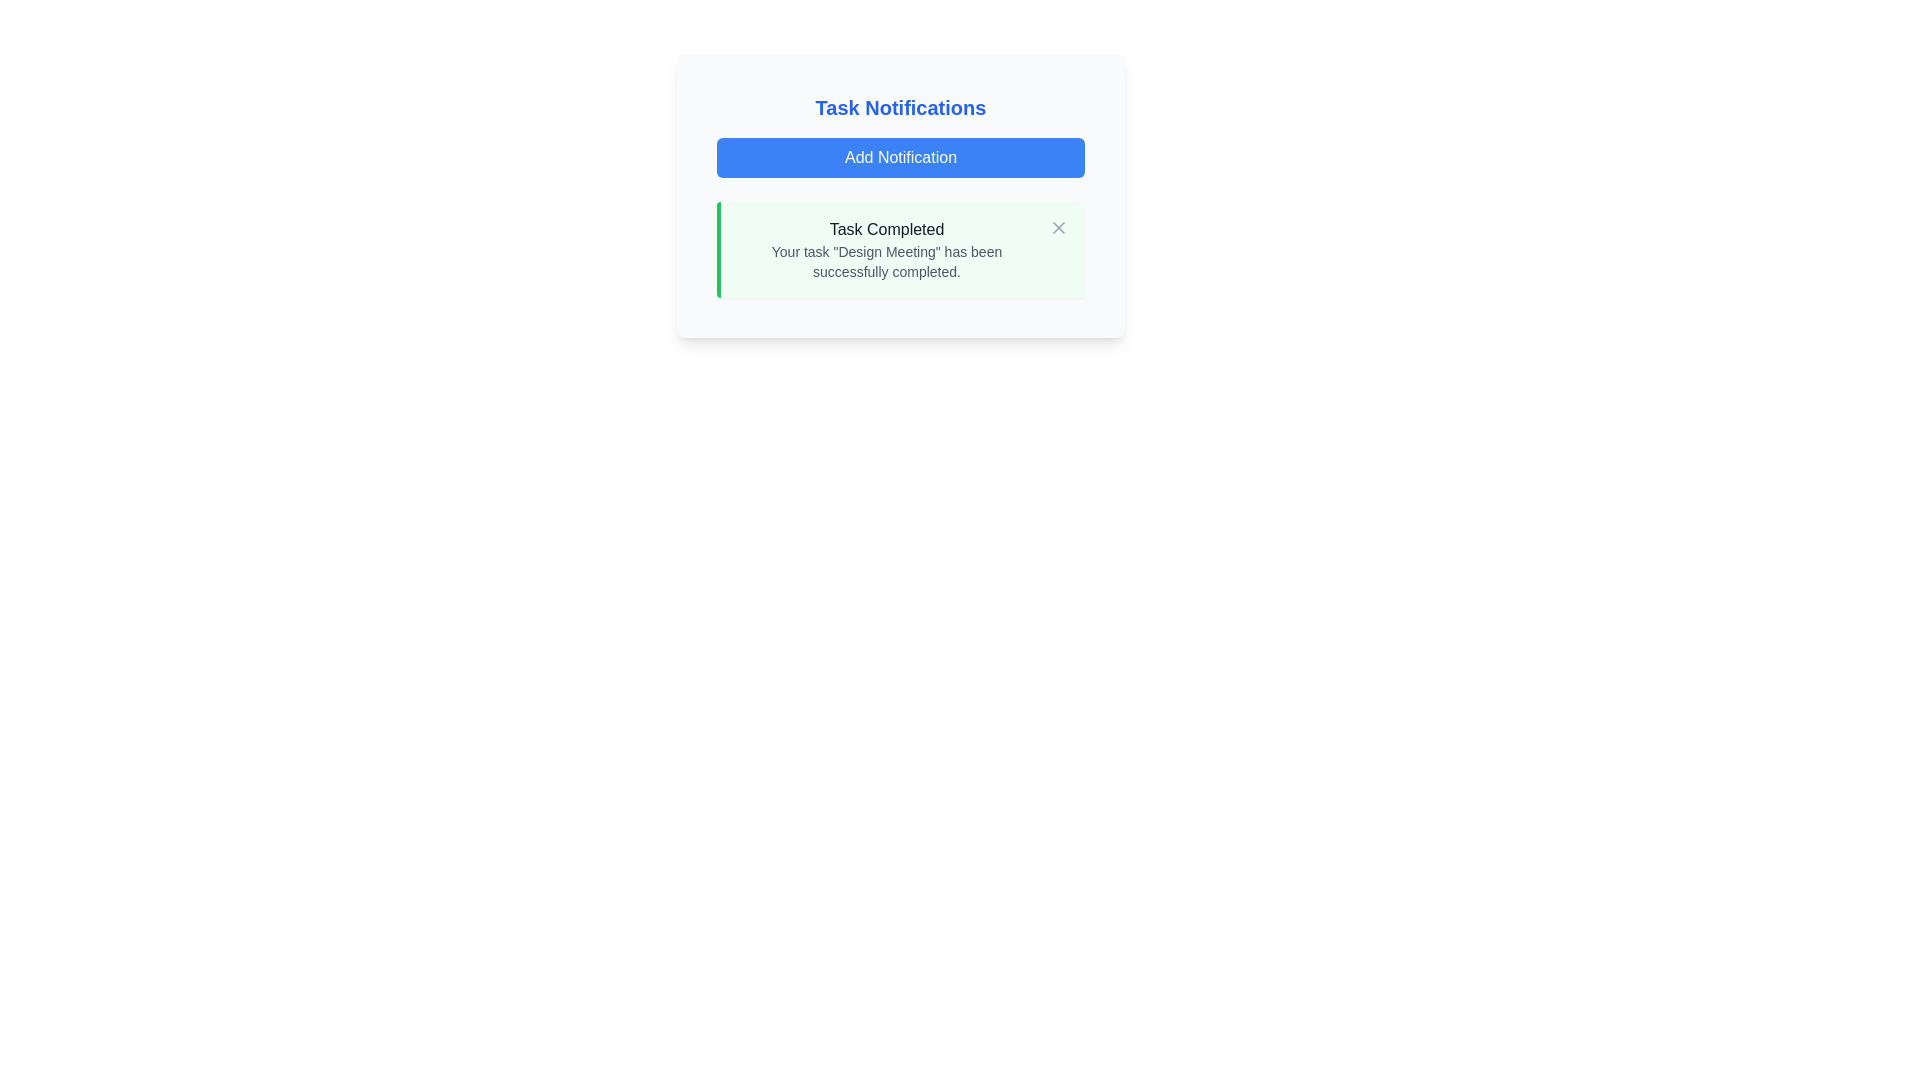 The height and width of the screenshot is (1080, 1920). I want to click on information from the text block that communicates the successful completion of the 'Design Meeting' task, located at the top center of a box styled with a green left border and light green background, so click(886, 249).